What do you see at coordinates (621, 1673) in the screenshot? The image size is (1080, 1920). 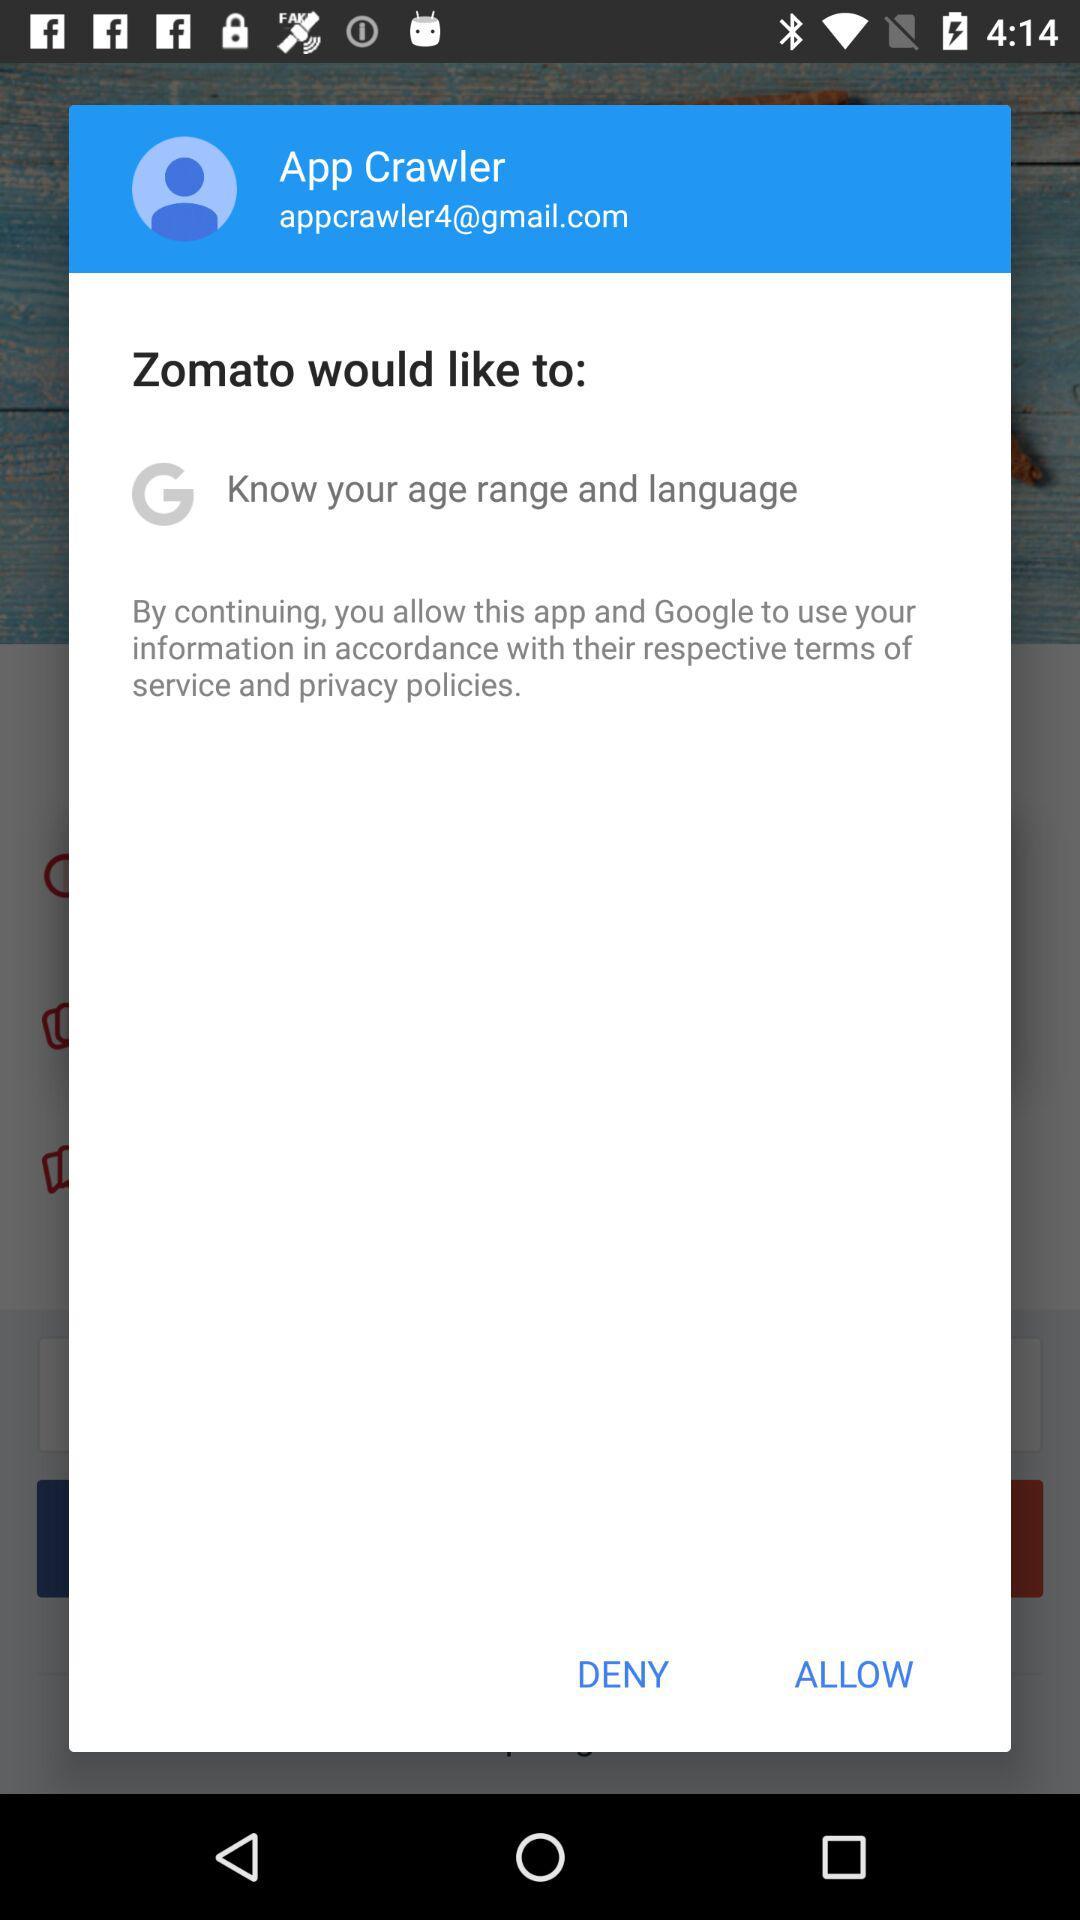 I see `button next to the allow button` at bounding box center [621, 1673].